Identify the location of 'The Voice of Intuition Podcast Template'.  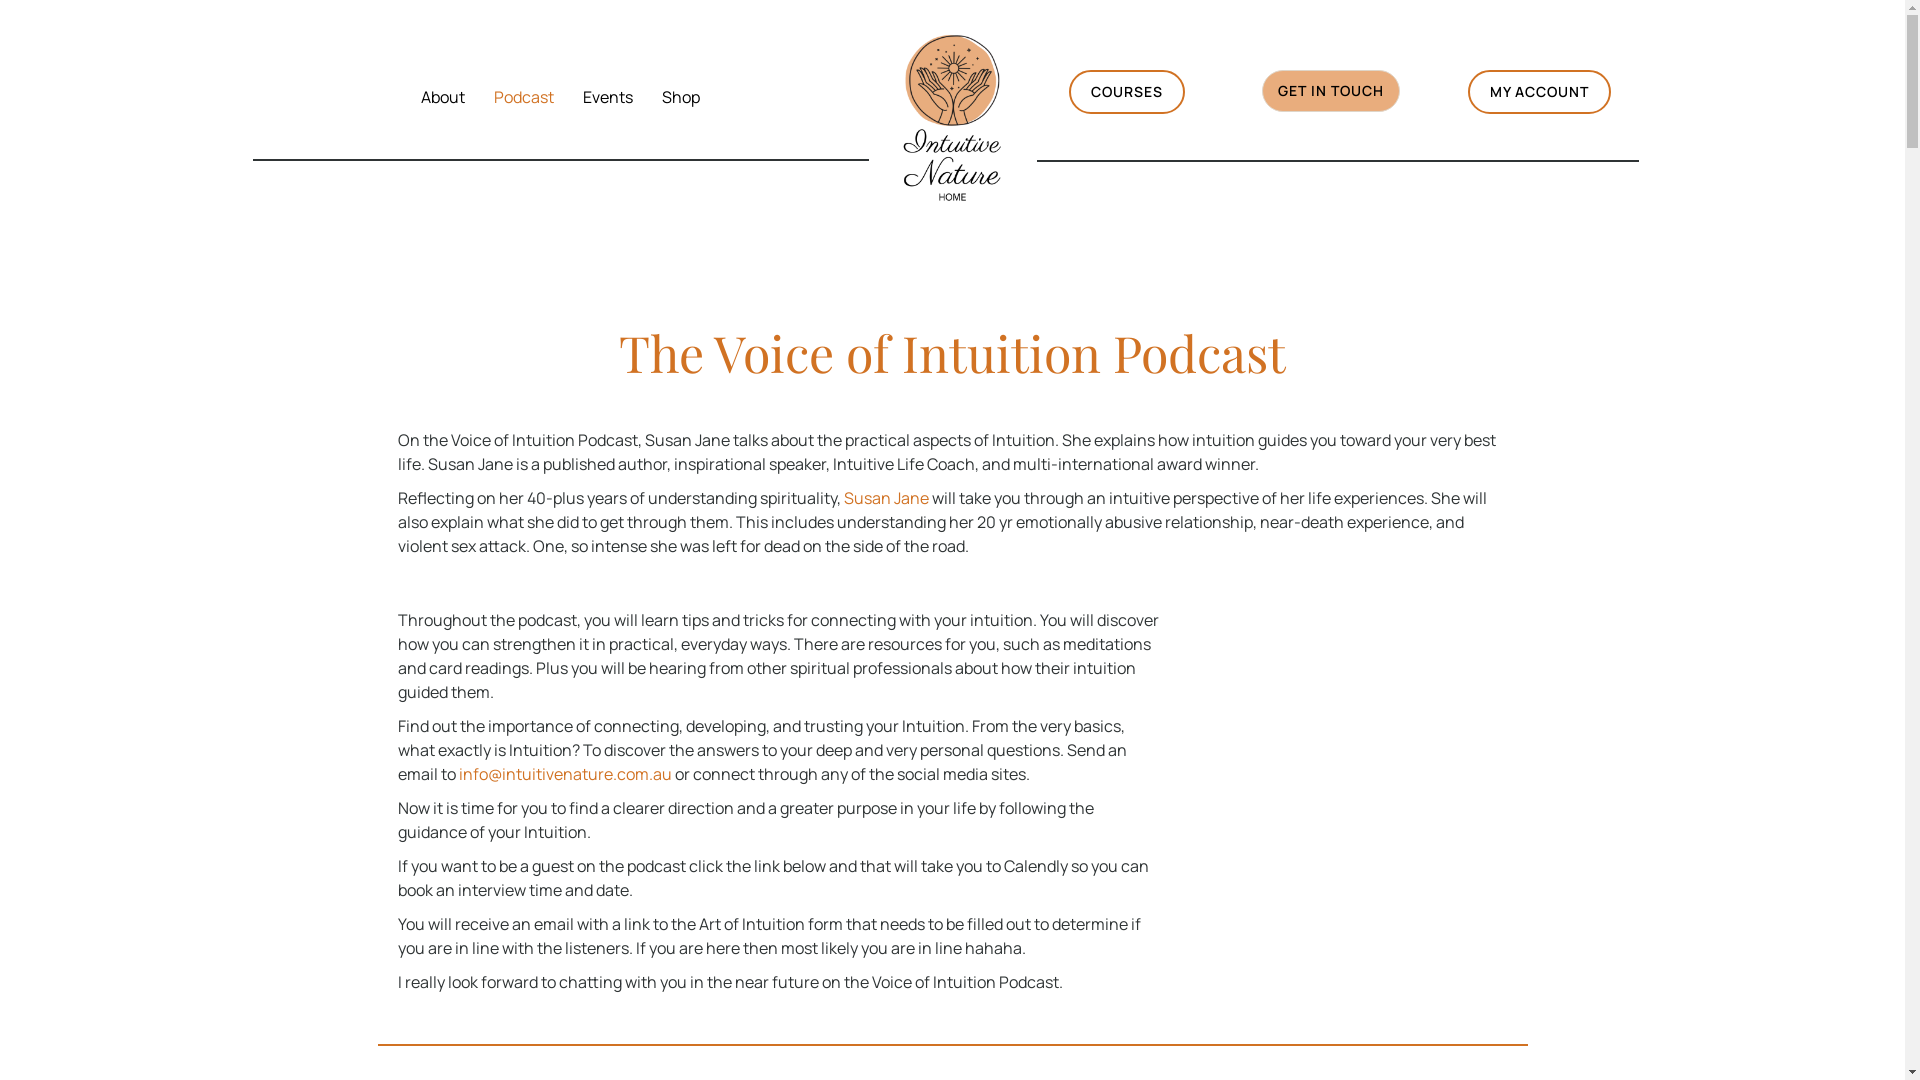
(1202, 758).